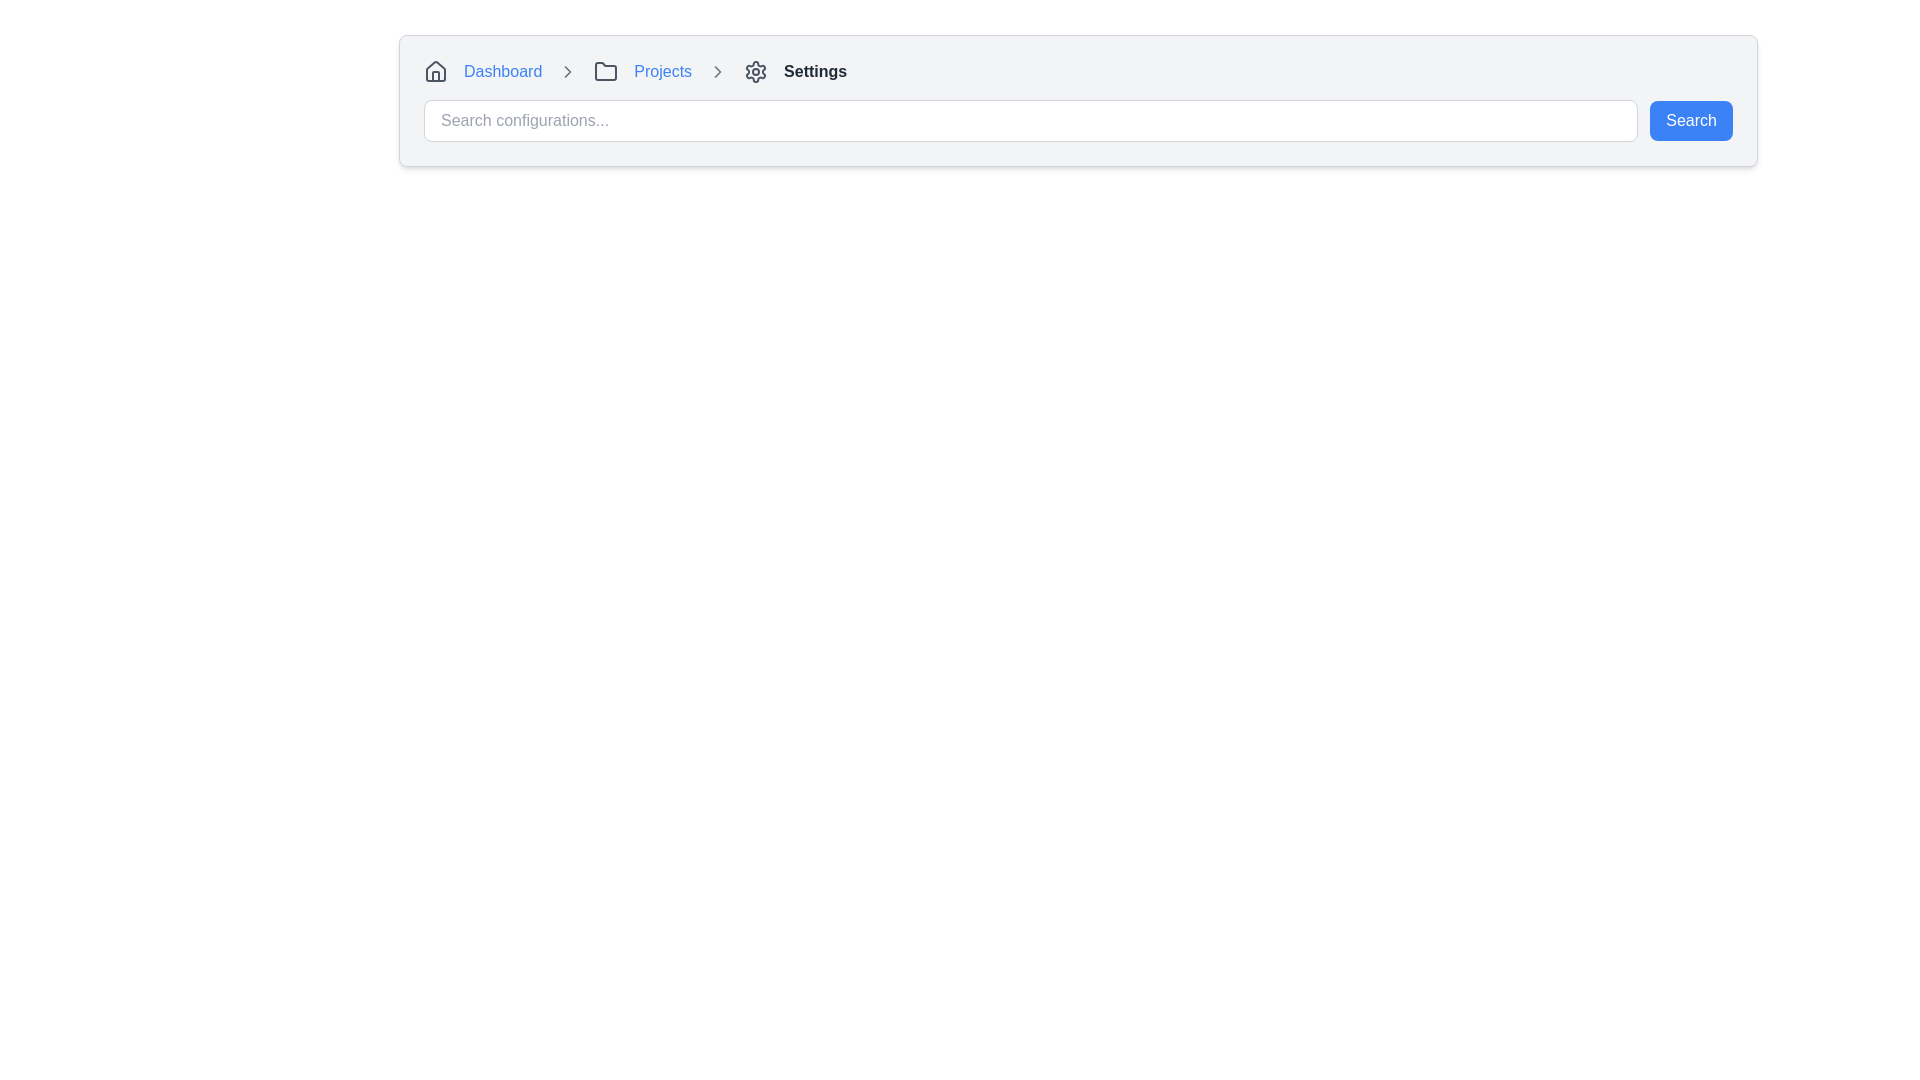 The width and height of the screenshot is (1920, 1080). I want to click on the 'home' icon located at the far left of the breadcrumb navigation segment before the 'Dashboard' text link, so click(435, 71).